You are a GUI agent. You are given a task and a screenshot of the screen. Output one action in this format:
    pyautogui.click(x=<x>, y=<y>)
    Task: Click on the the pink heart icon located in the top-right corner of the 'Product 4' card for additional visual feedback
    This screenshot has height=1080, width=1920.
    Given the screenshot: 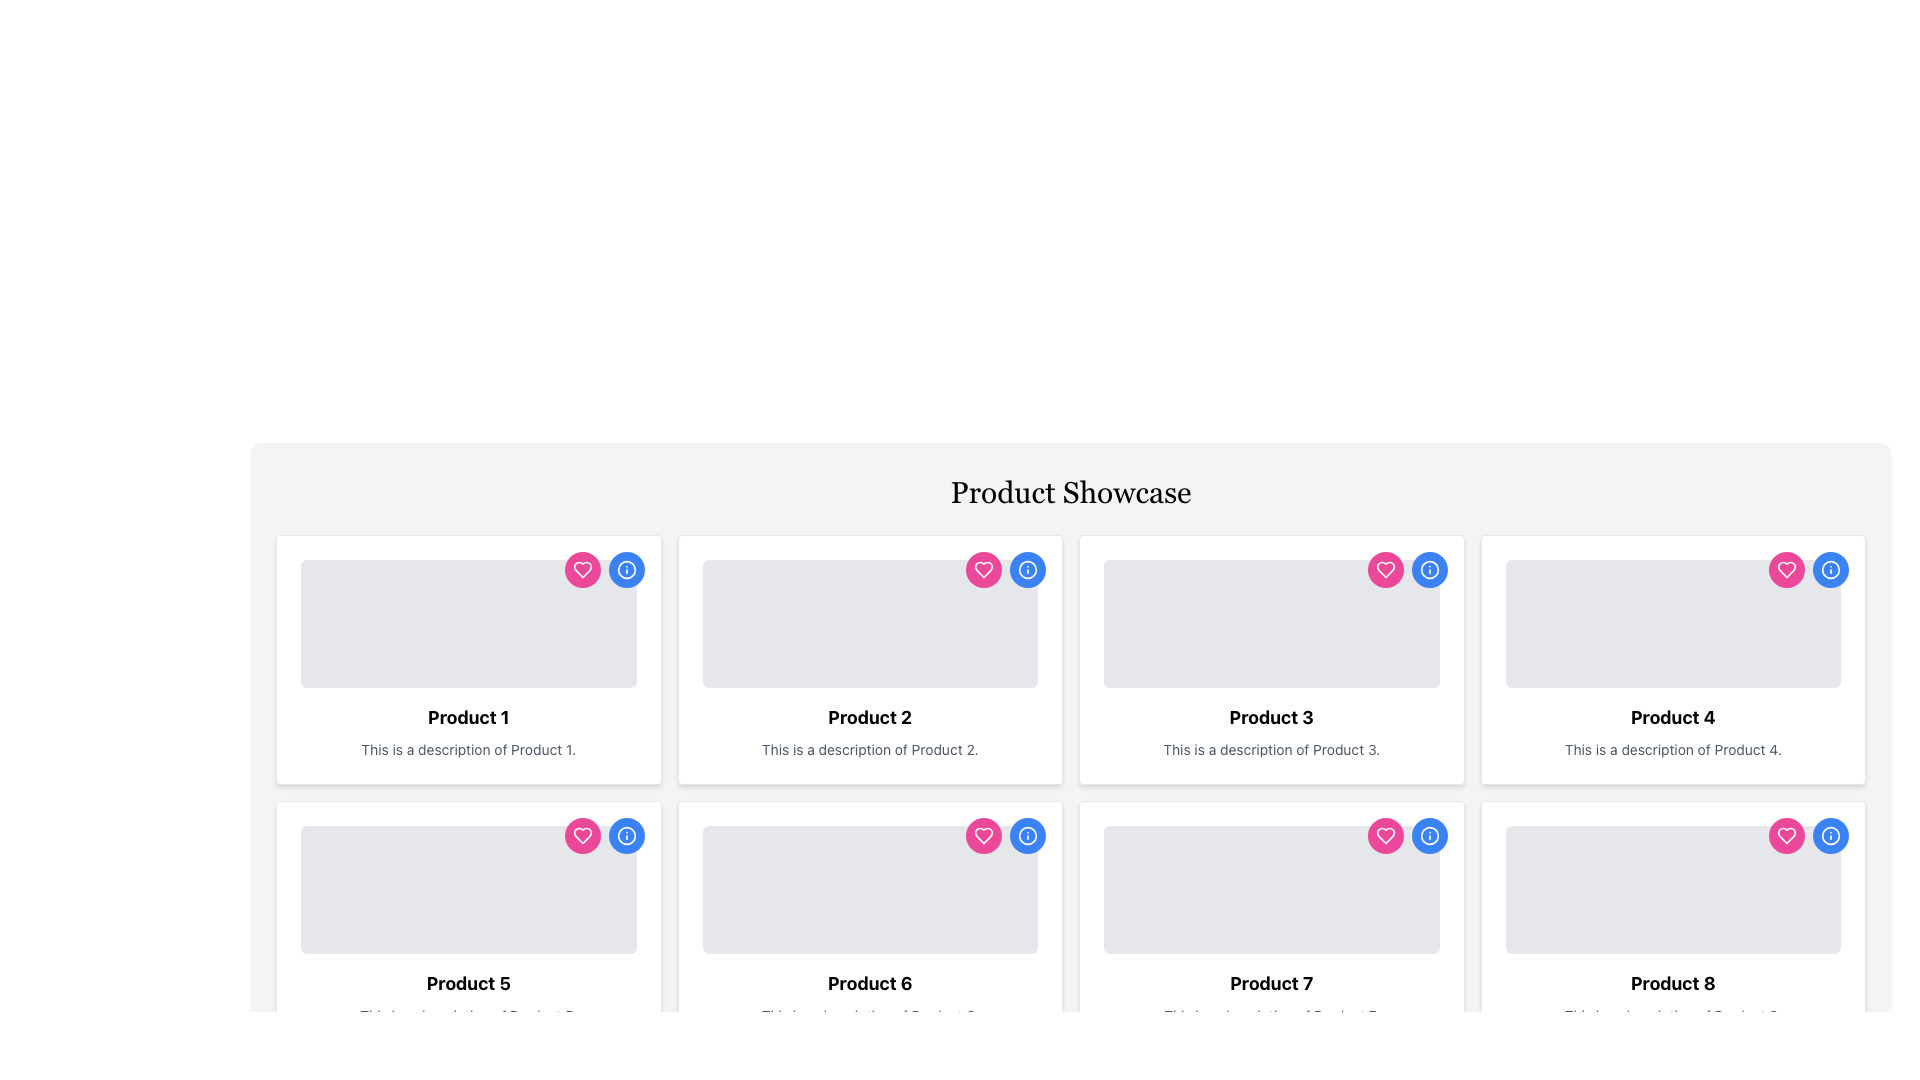 What is the action you would take?
    pyautogui.click(x=1786, y=836)
    